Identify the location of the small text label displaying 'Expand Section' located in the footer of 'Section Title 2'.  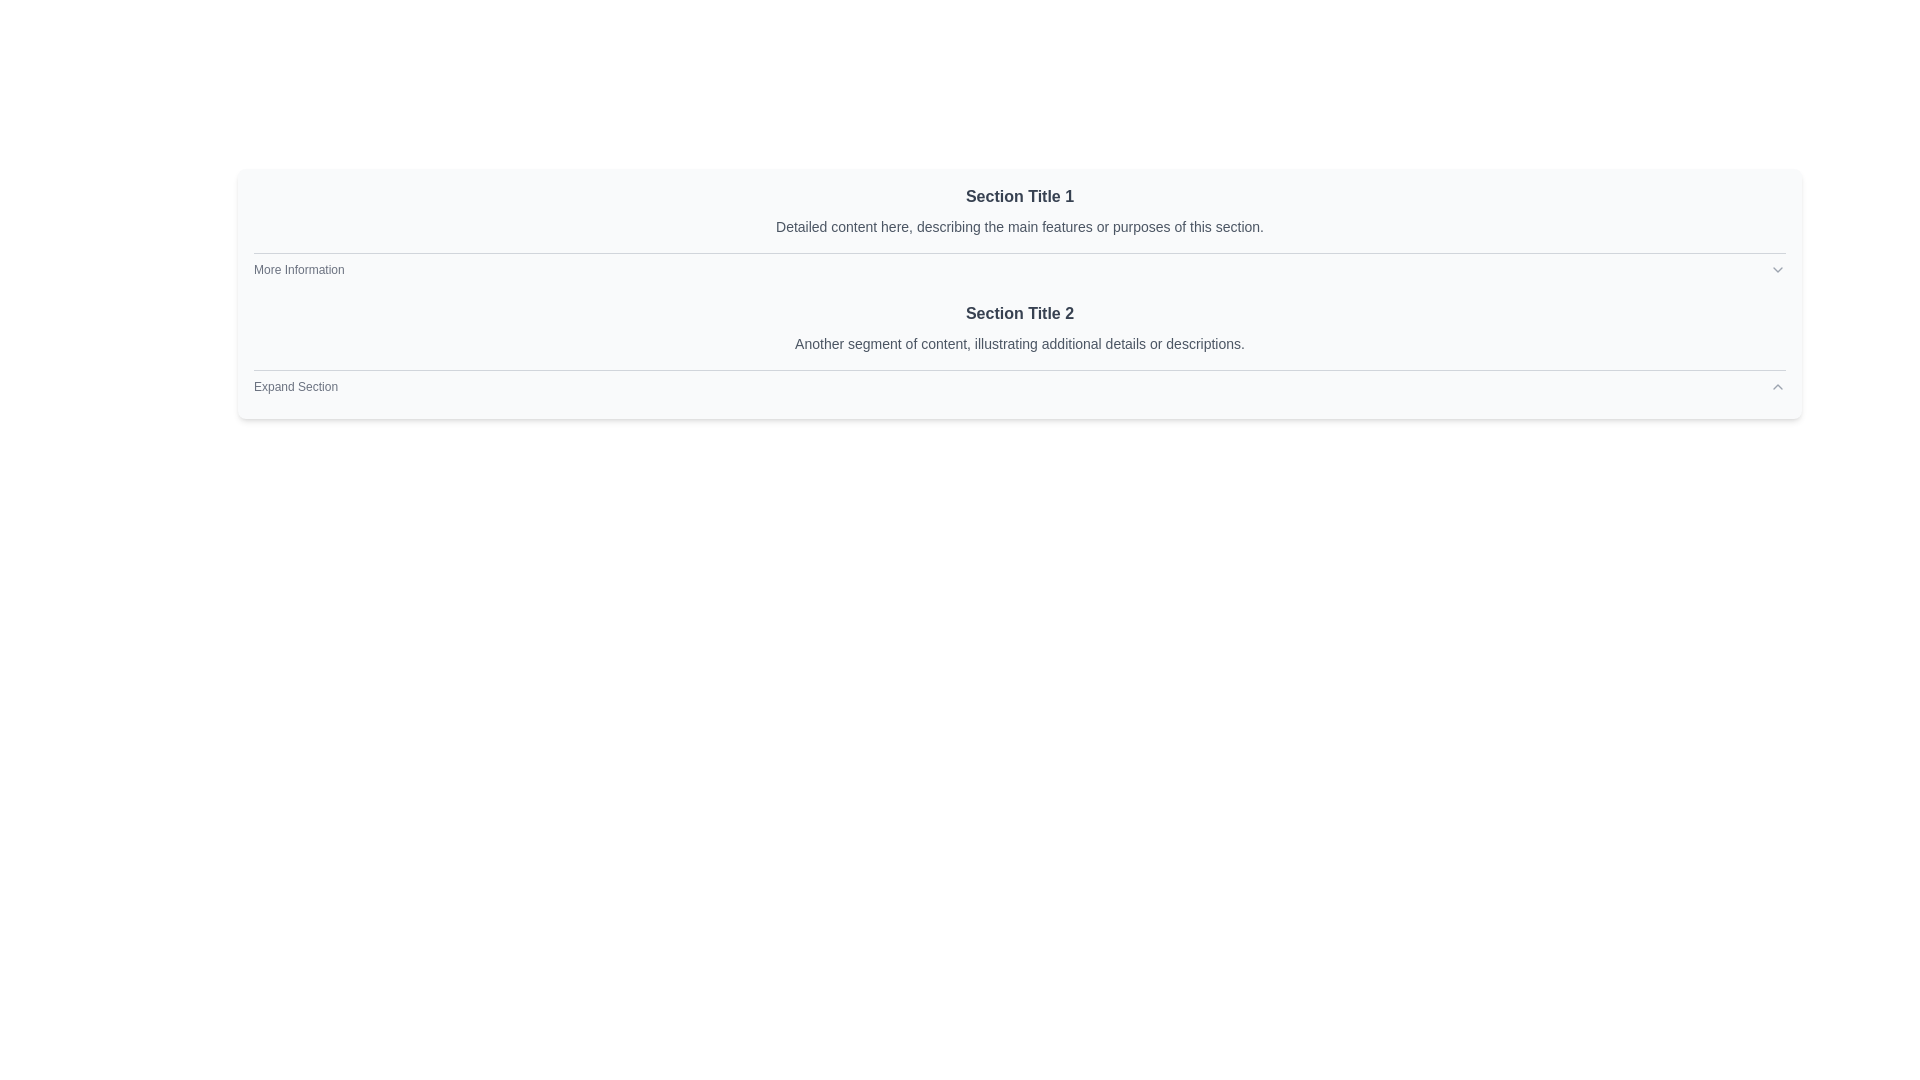
(295, 386).